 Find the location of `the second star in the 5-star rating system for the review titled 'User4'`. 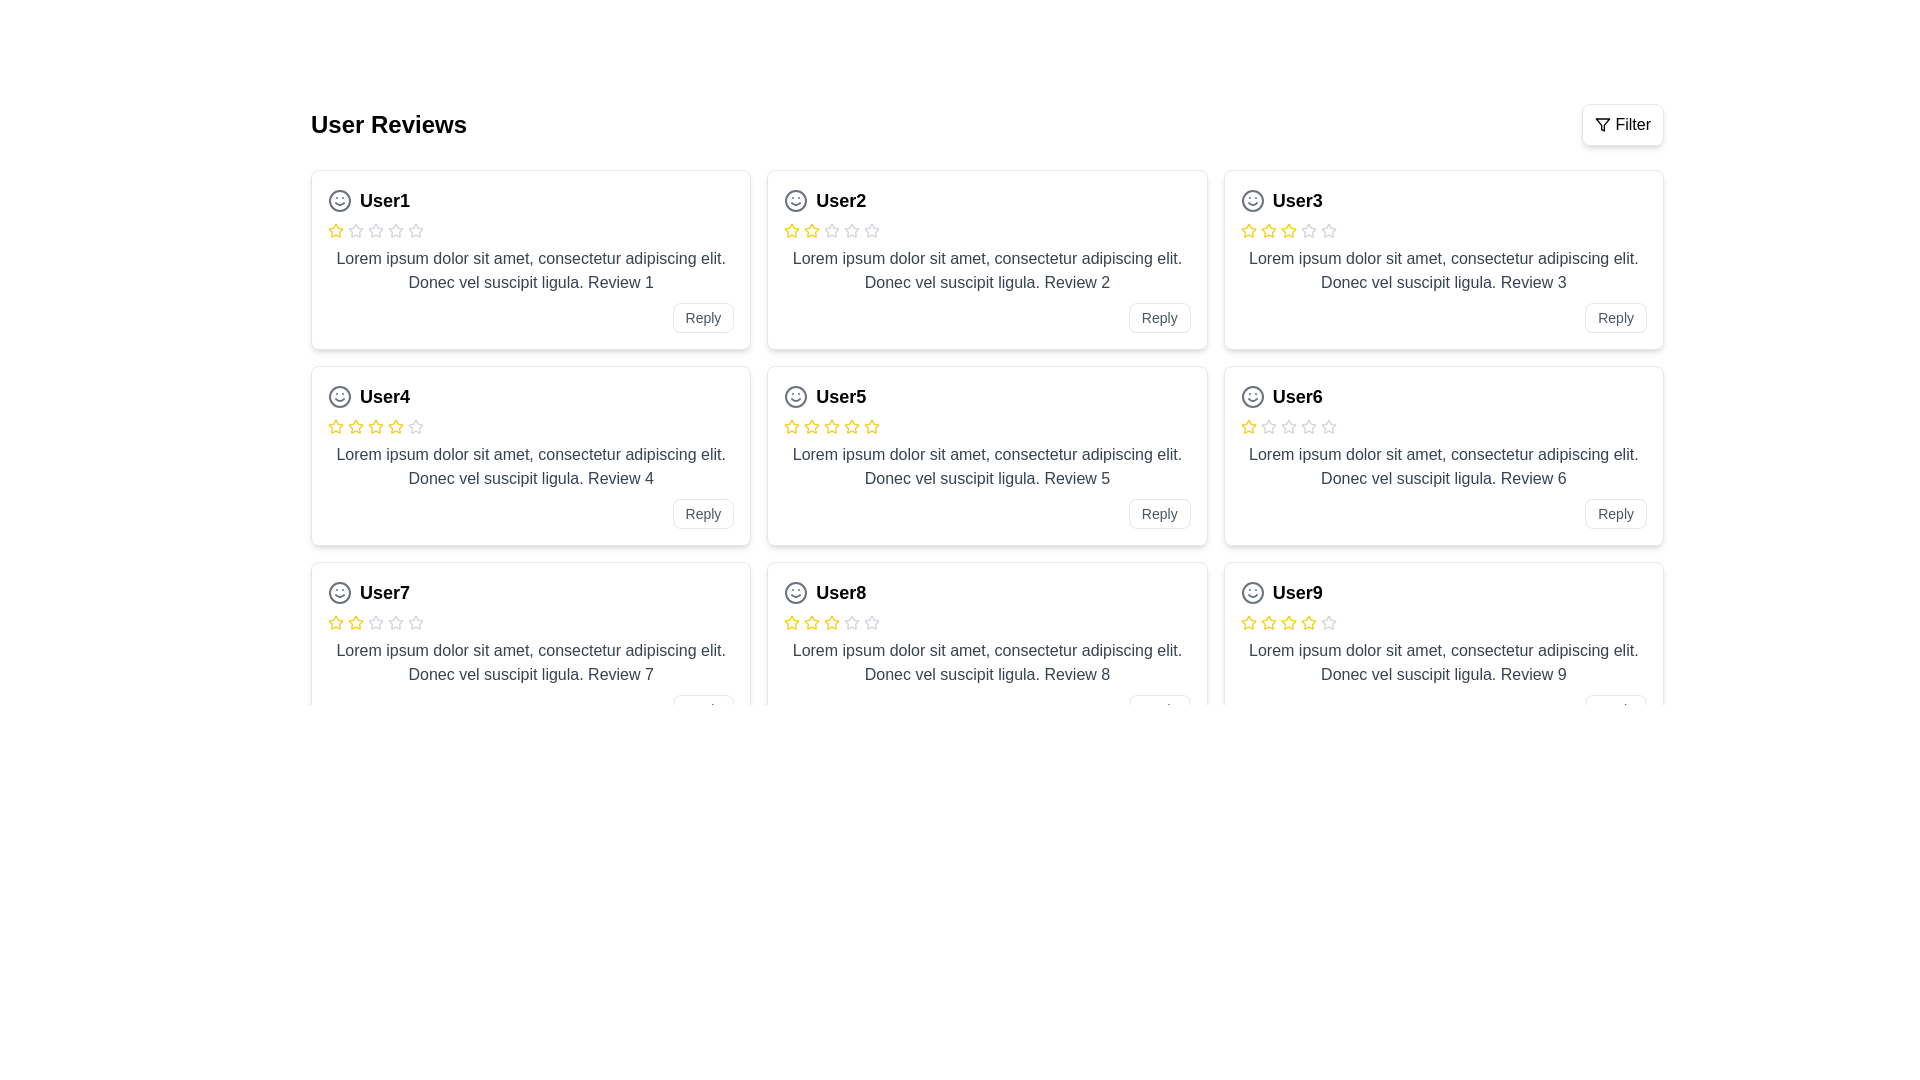

the second star in the 5-star rating system for the review titled 'User4' is located at coordinates (355, 425).